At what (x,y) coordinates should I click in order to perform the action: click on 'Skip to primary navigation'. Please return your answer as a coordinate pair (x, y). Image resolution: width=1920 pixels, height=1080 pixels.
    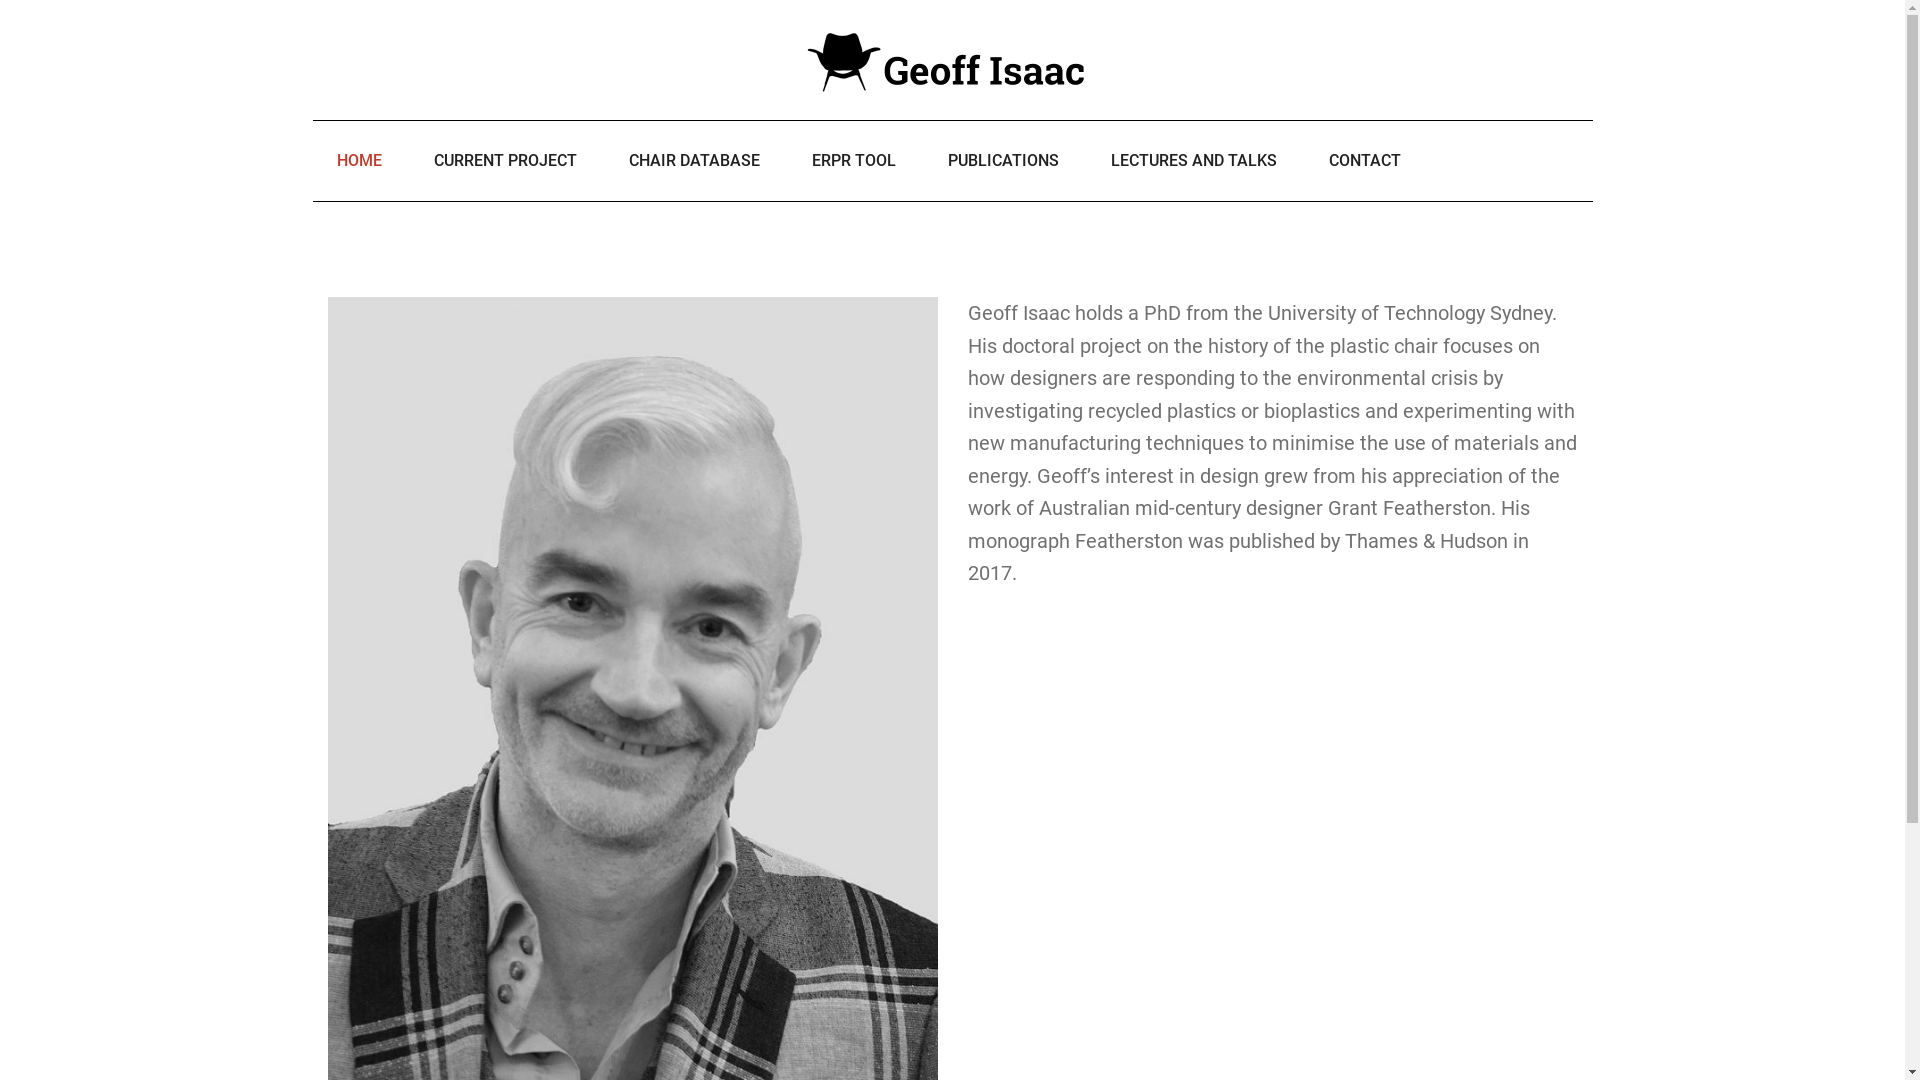
    Looking at the image, I should click on (0, 0).